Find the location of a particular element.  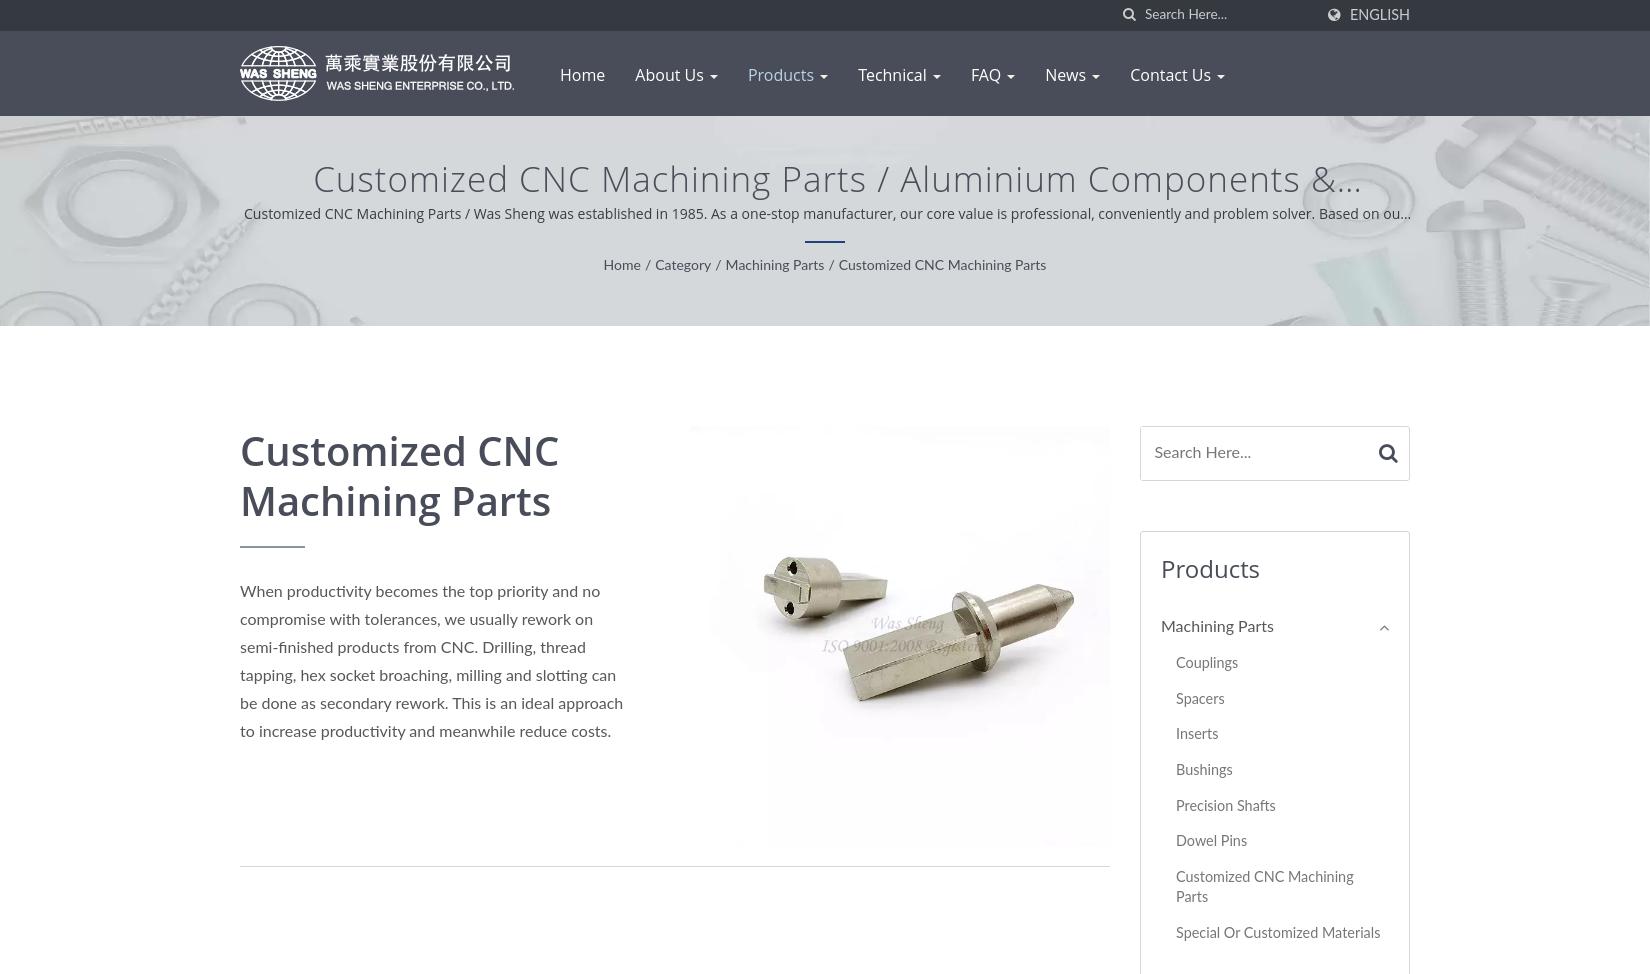

'English' is located at coordinates (1348, 15).